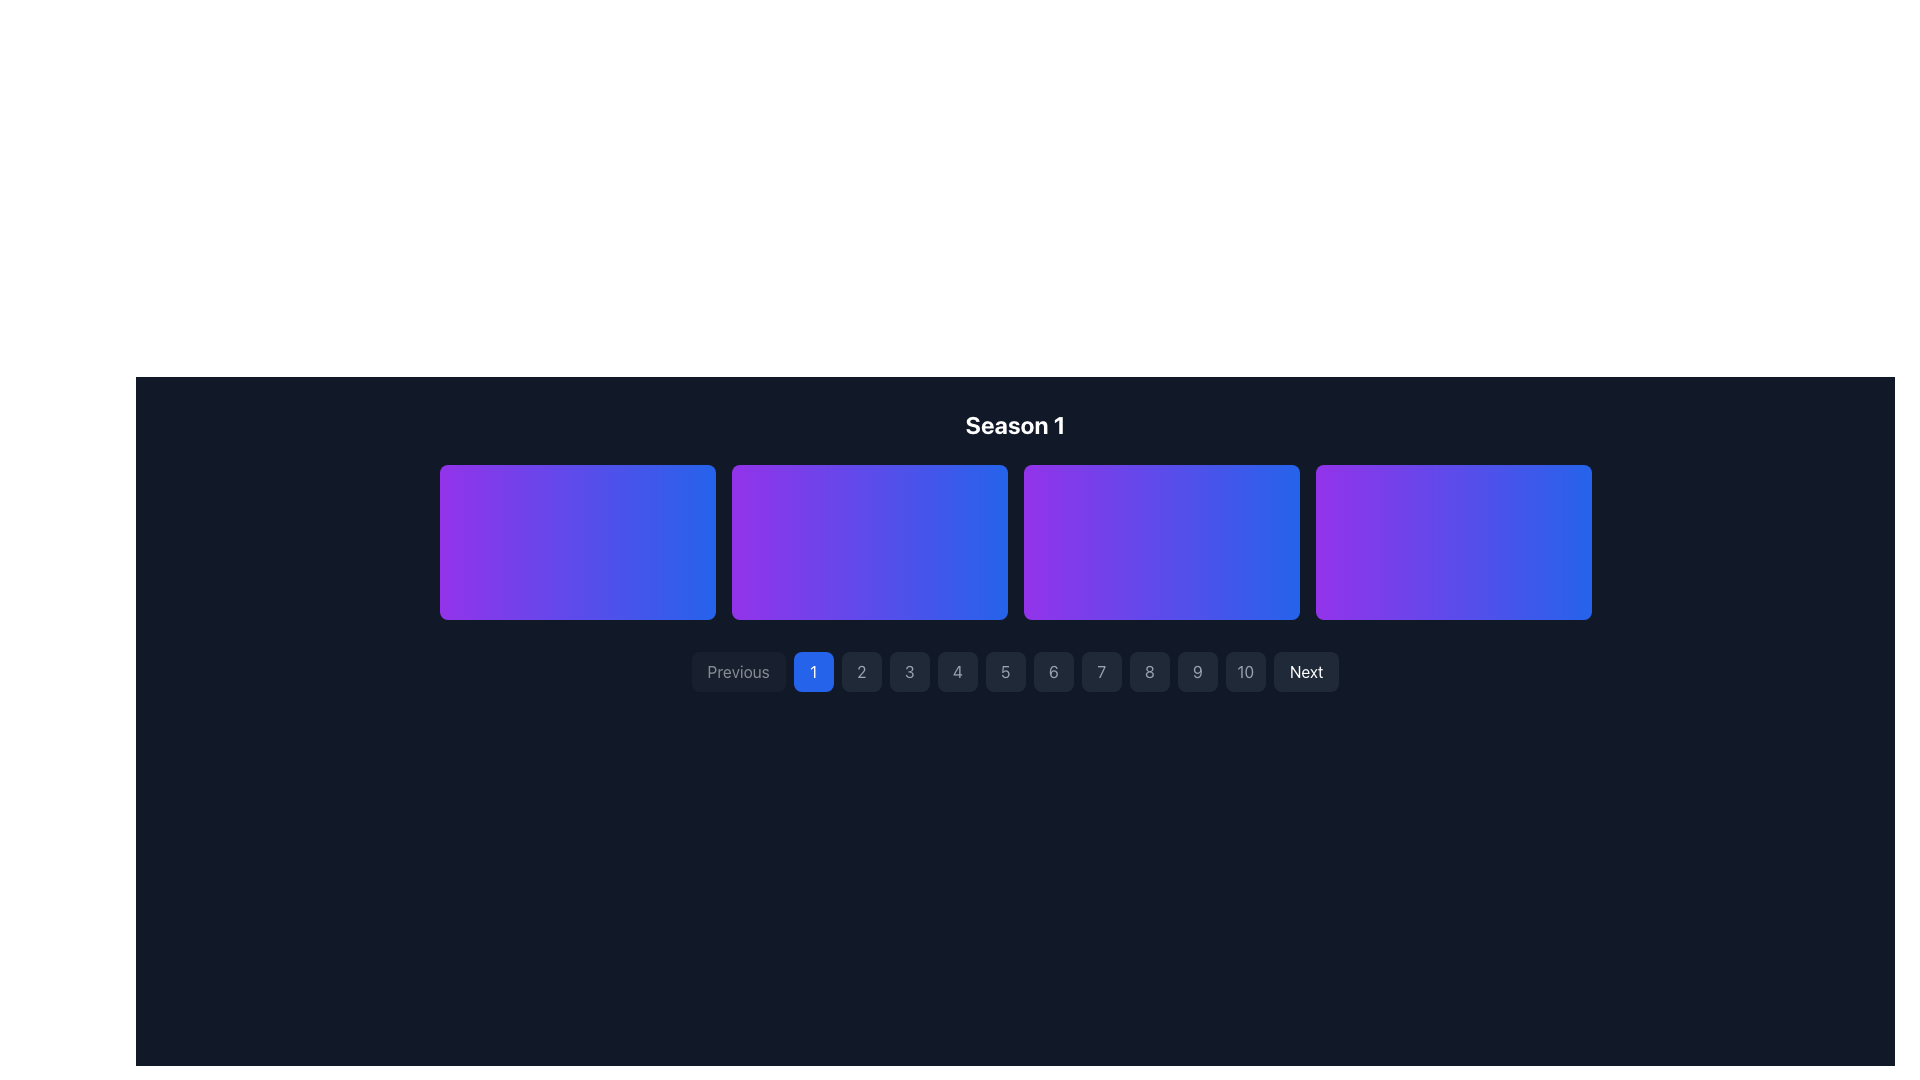  I want to click on the first interactive card, so click(576, 542).